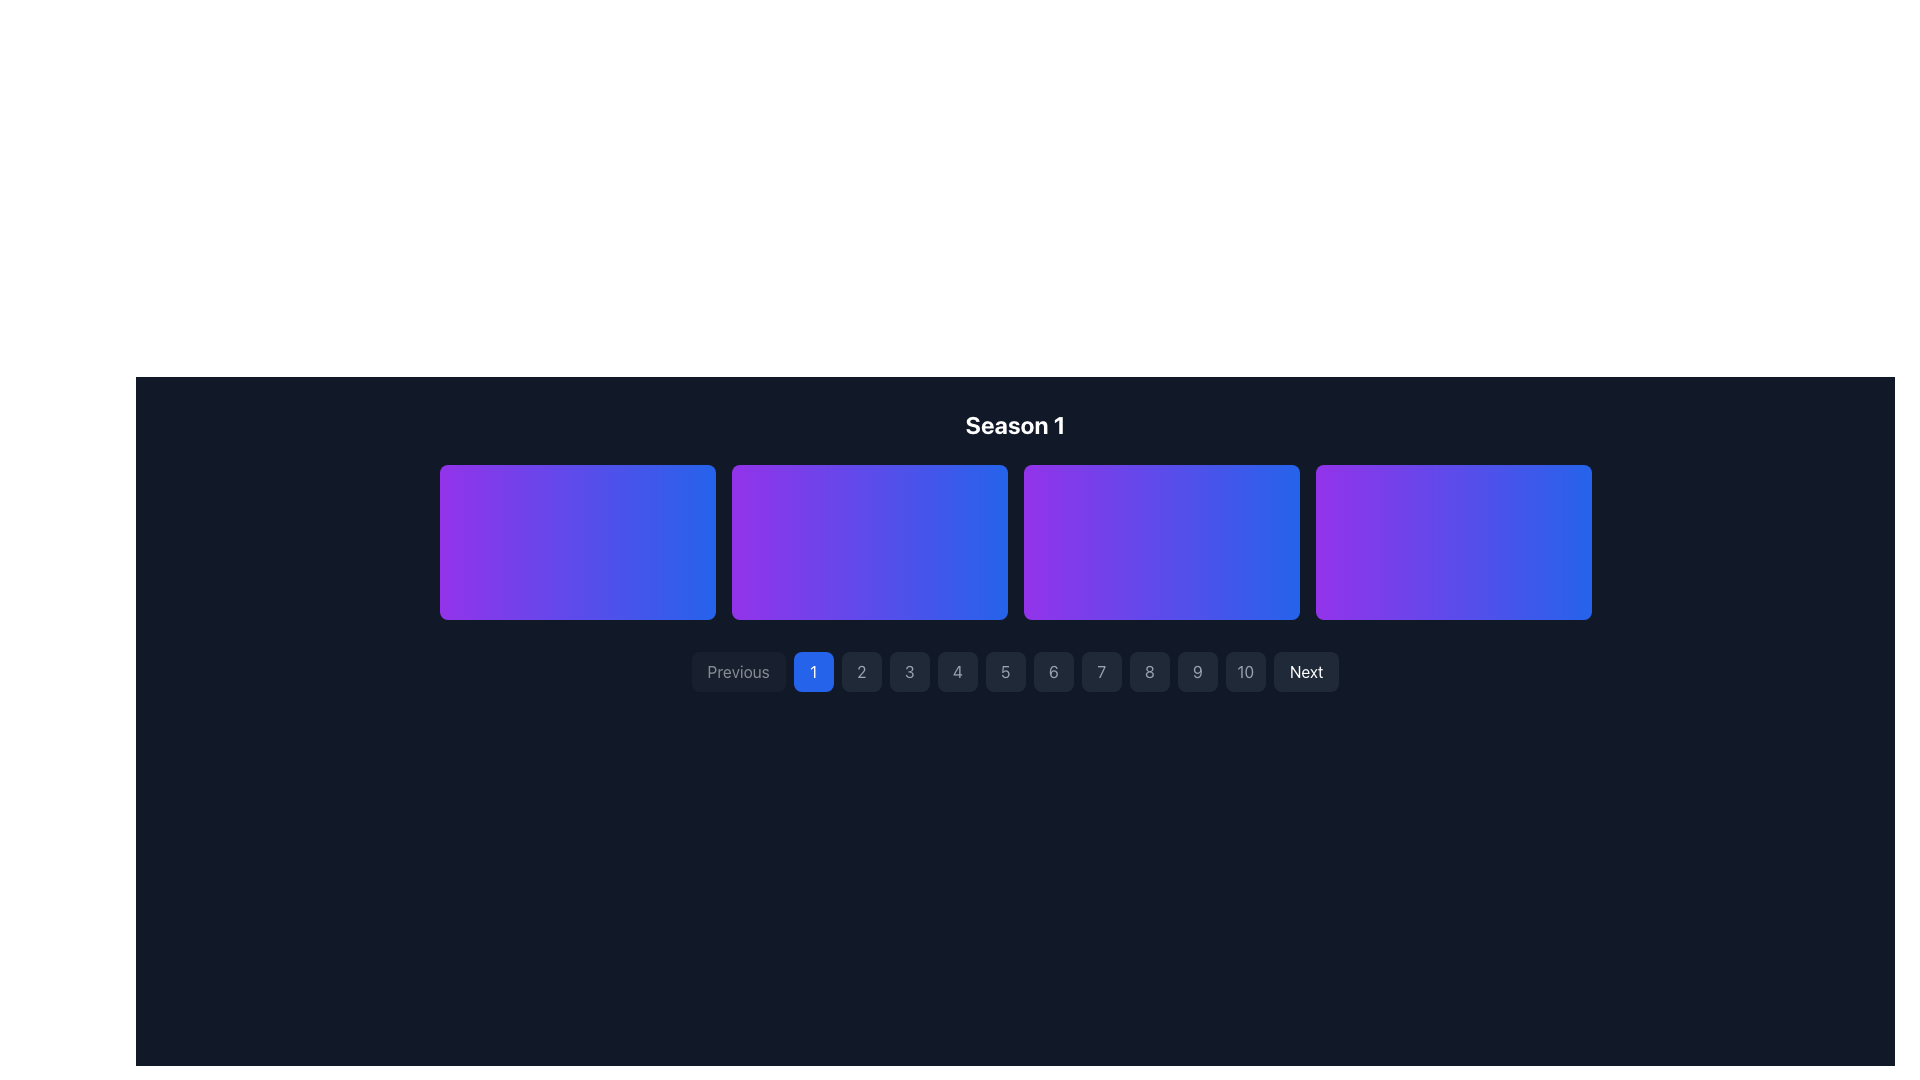  I want to click on the first interactive card, so click(576, 542).